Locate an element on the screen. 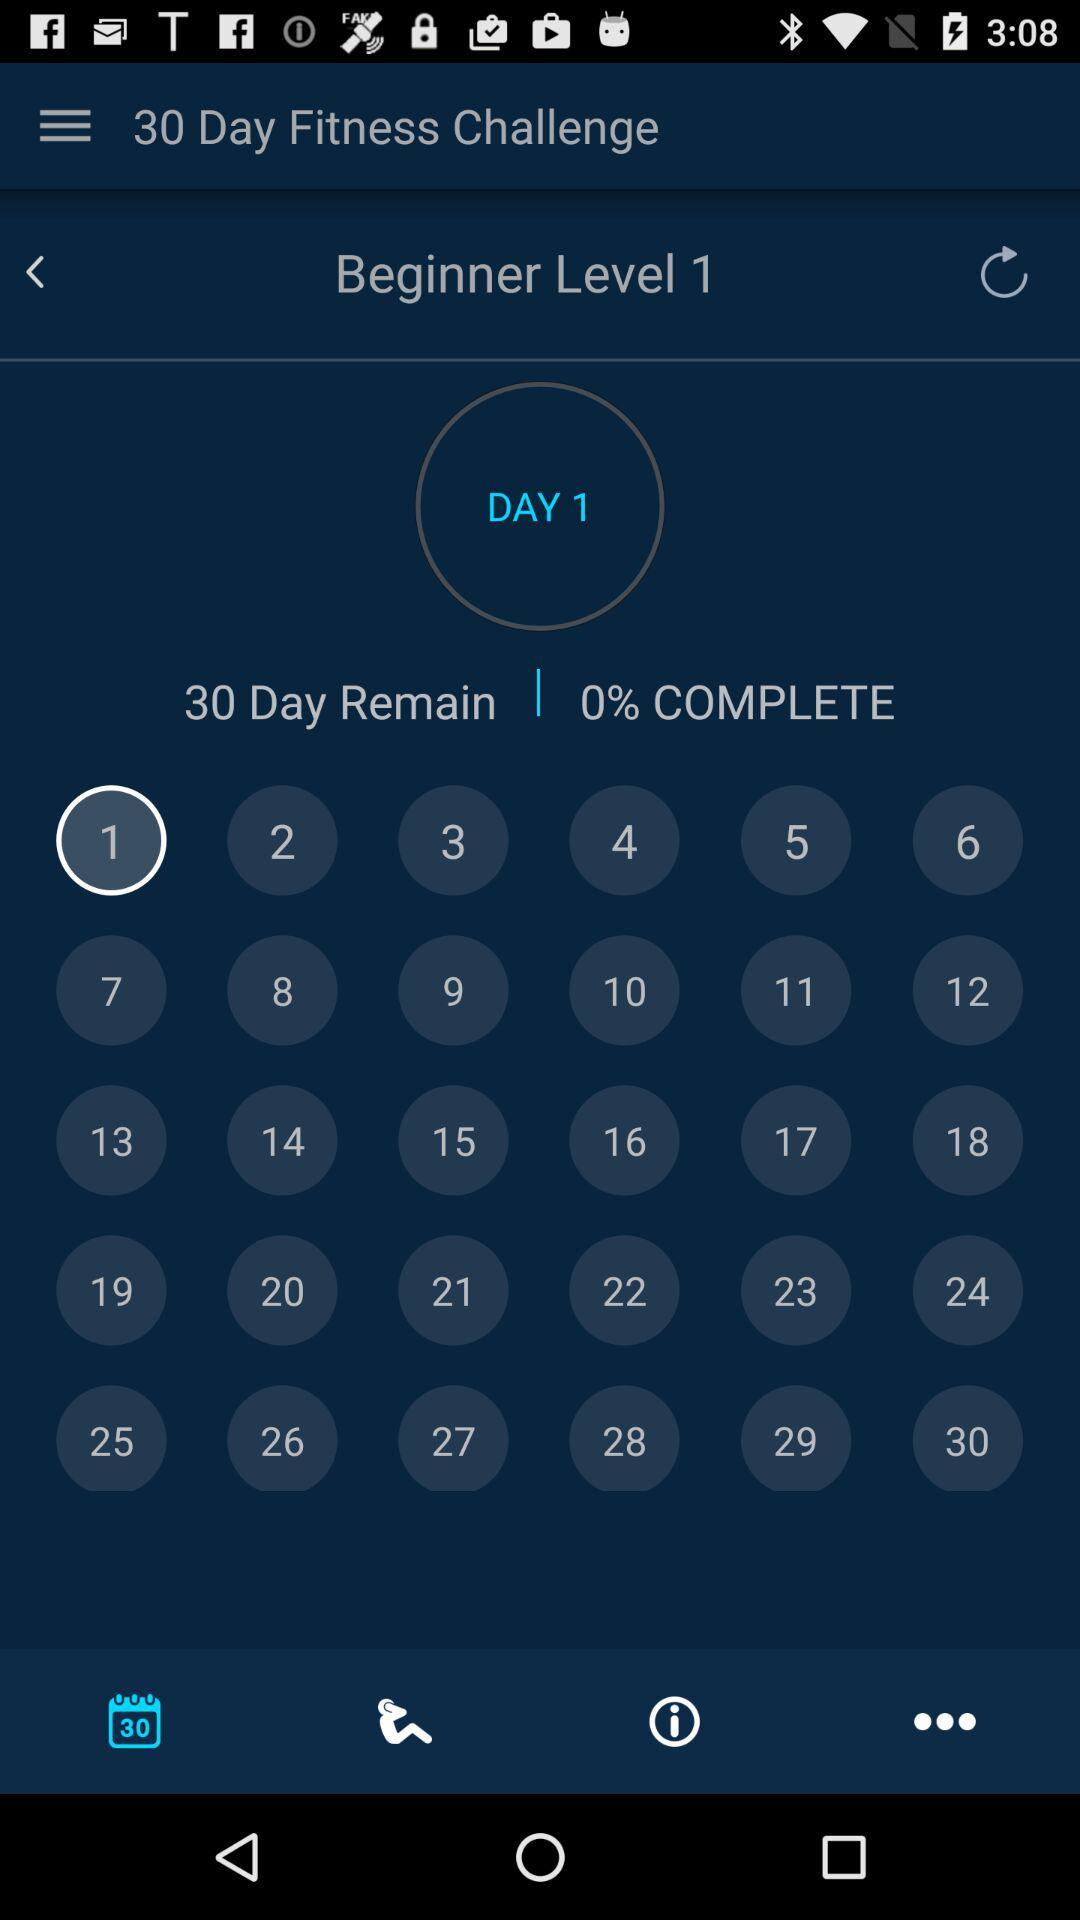 Image resolution: width=1080 pixels, height=1920 pixels. the refresh icon is located at coordinates (994, 290).